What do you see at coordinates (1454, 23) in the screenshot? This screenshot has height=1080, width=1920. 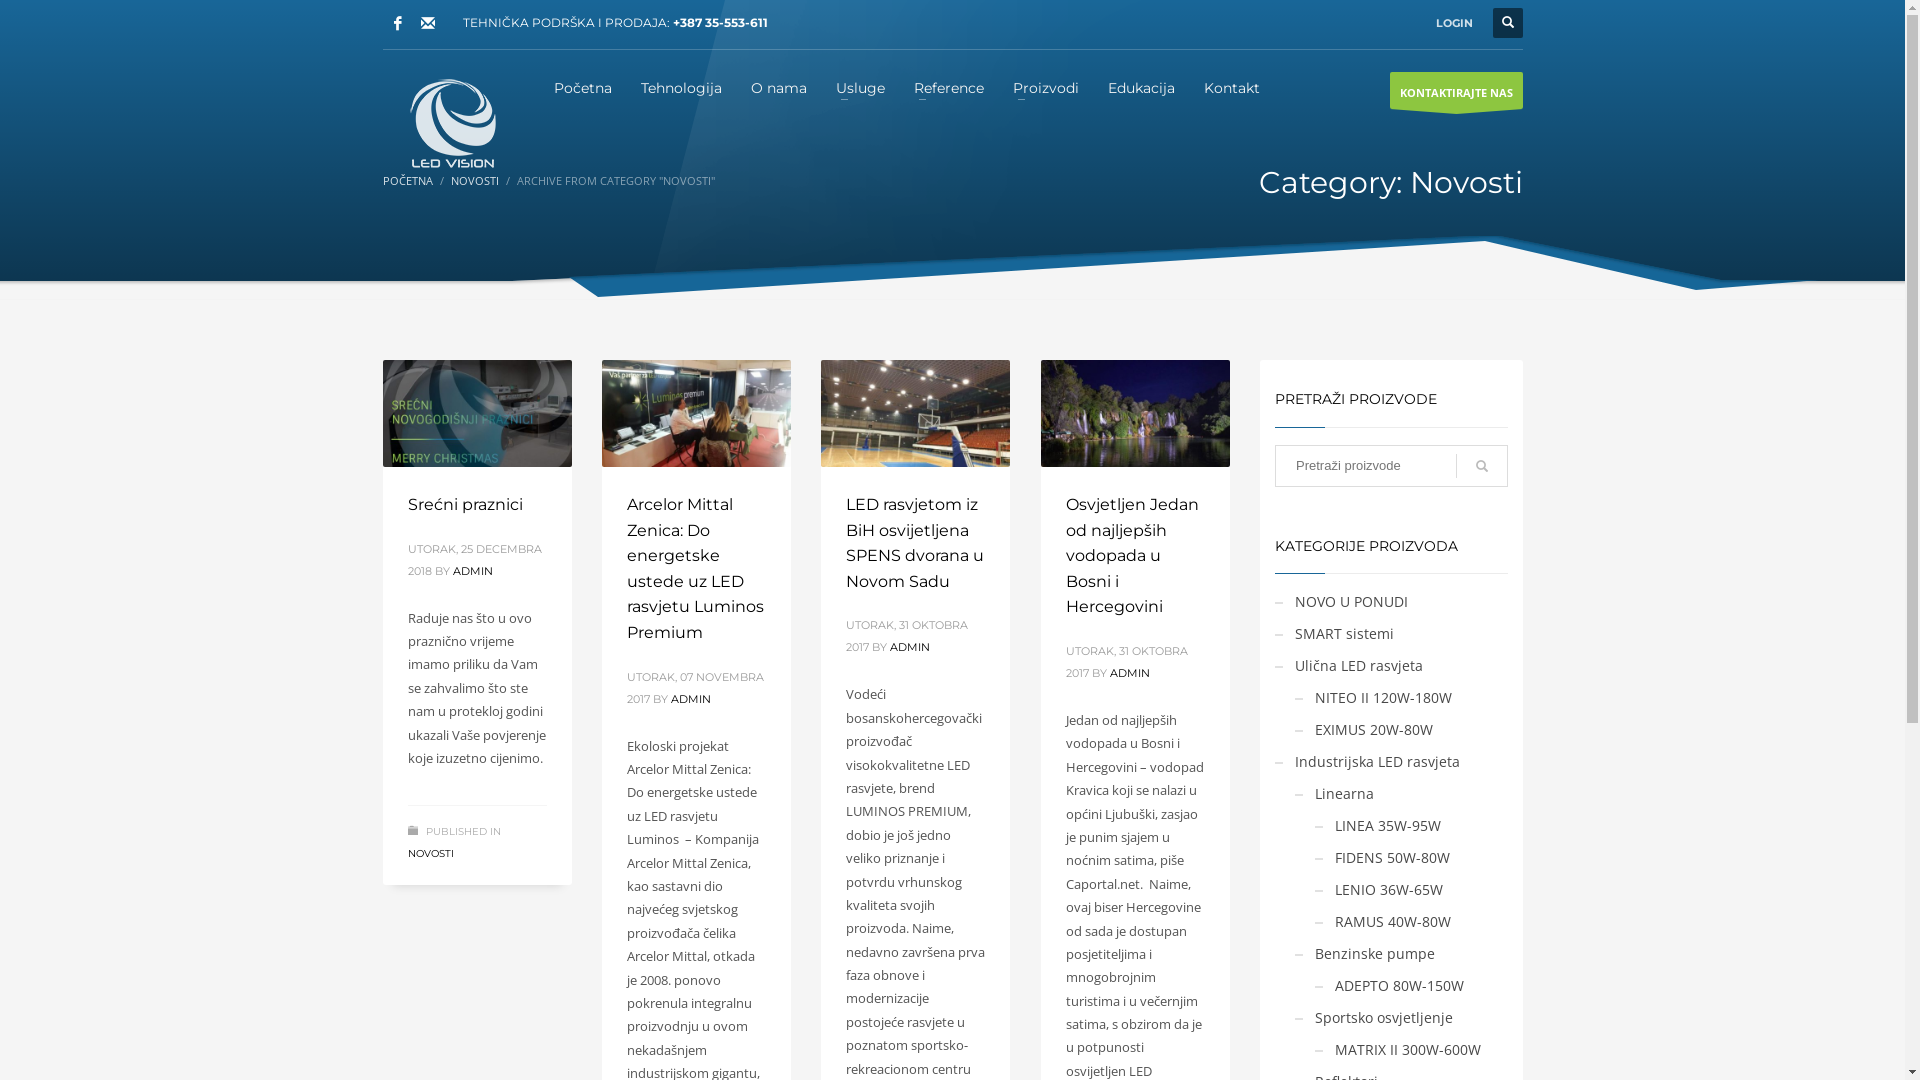 I see `'LOGIN'` at bounding box center [1454, 23].